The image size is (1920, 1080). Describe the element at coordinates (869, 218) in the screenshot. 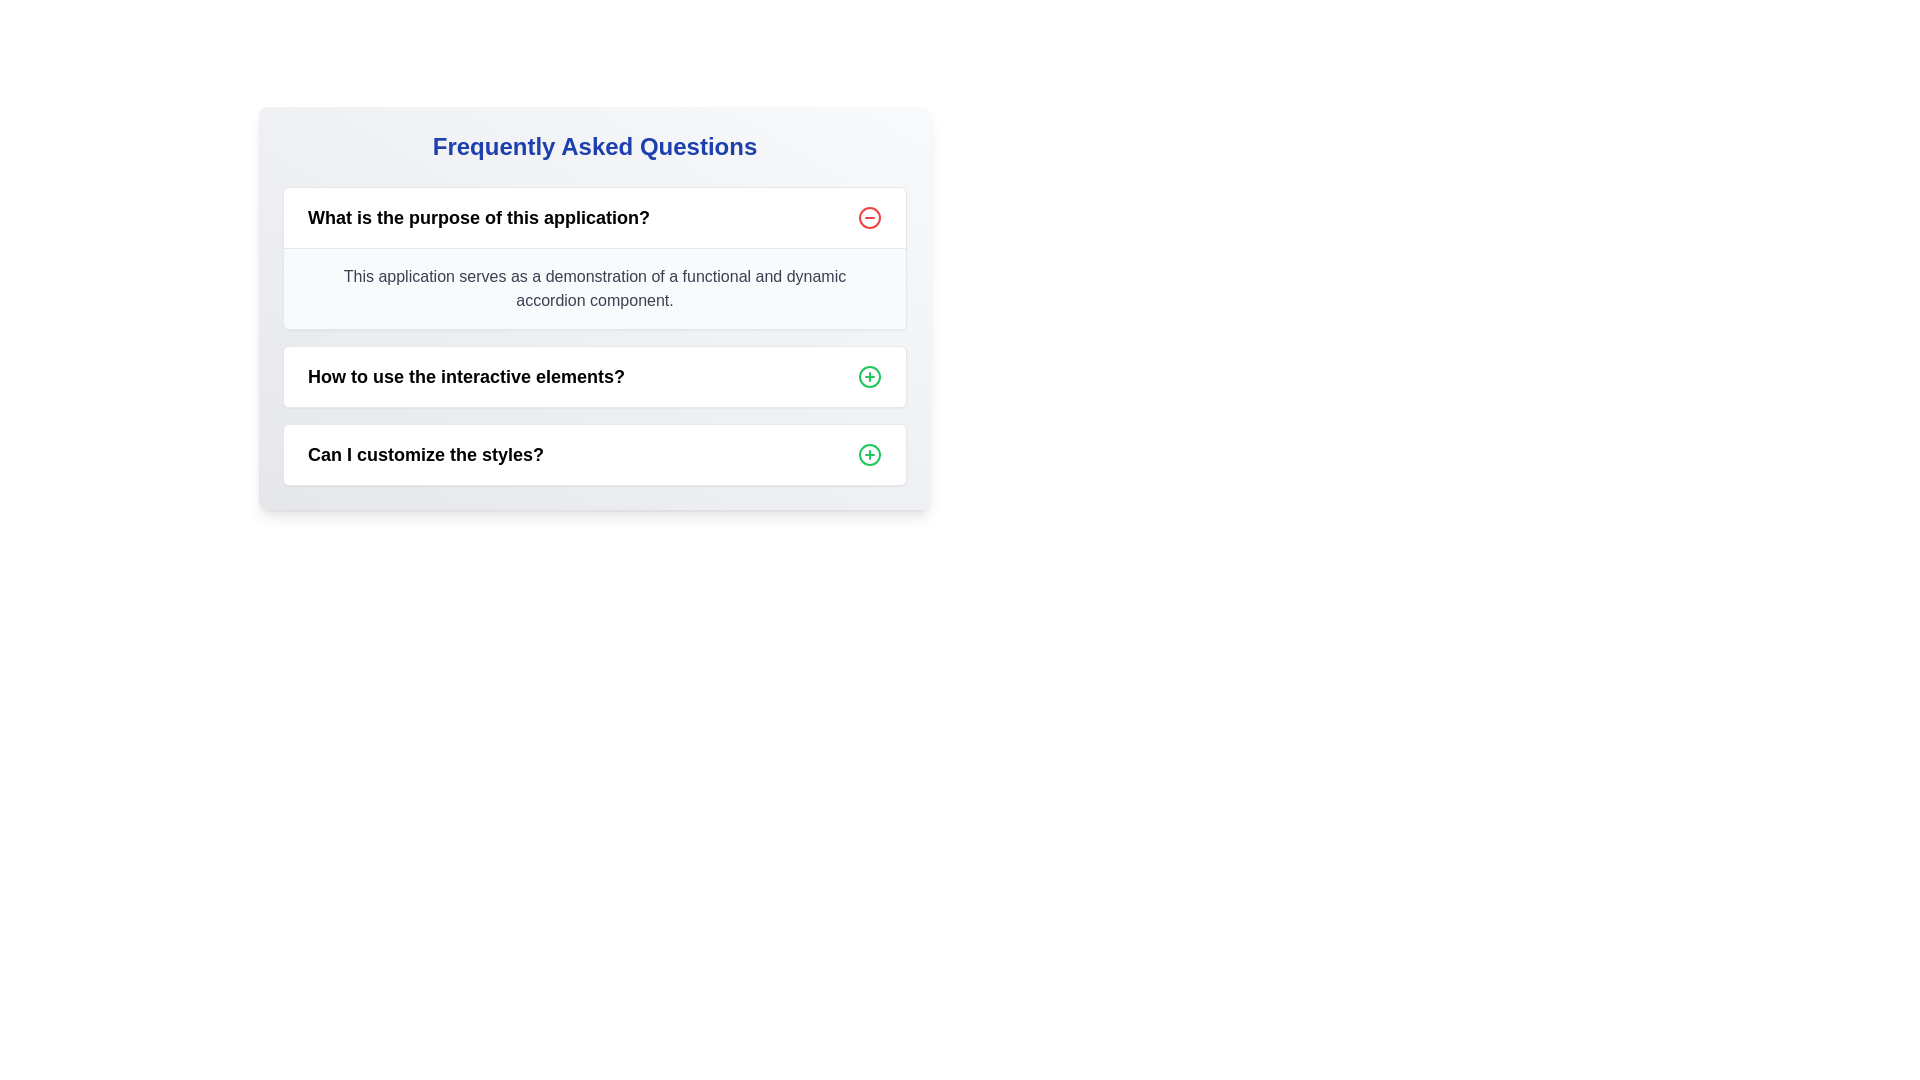

I see `the icon button located to the far right of the text 'What is the purpose of this application?'` at that location.